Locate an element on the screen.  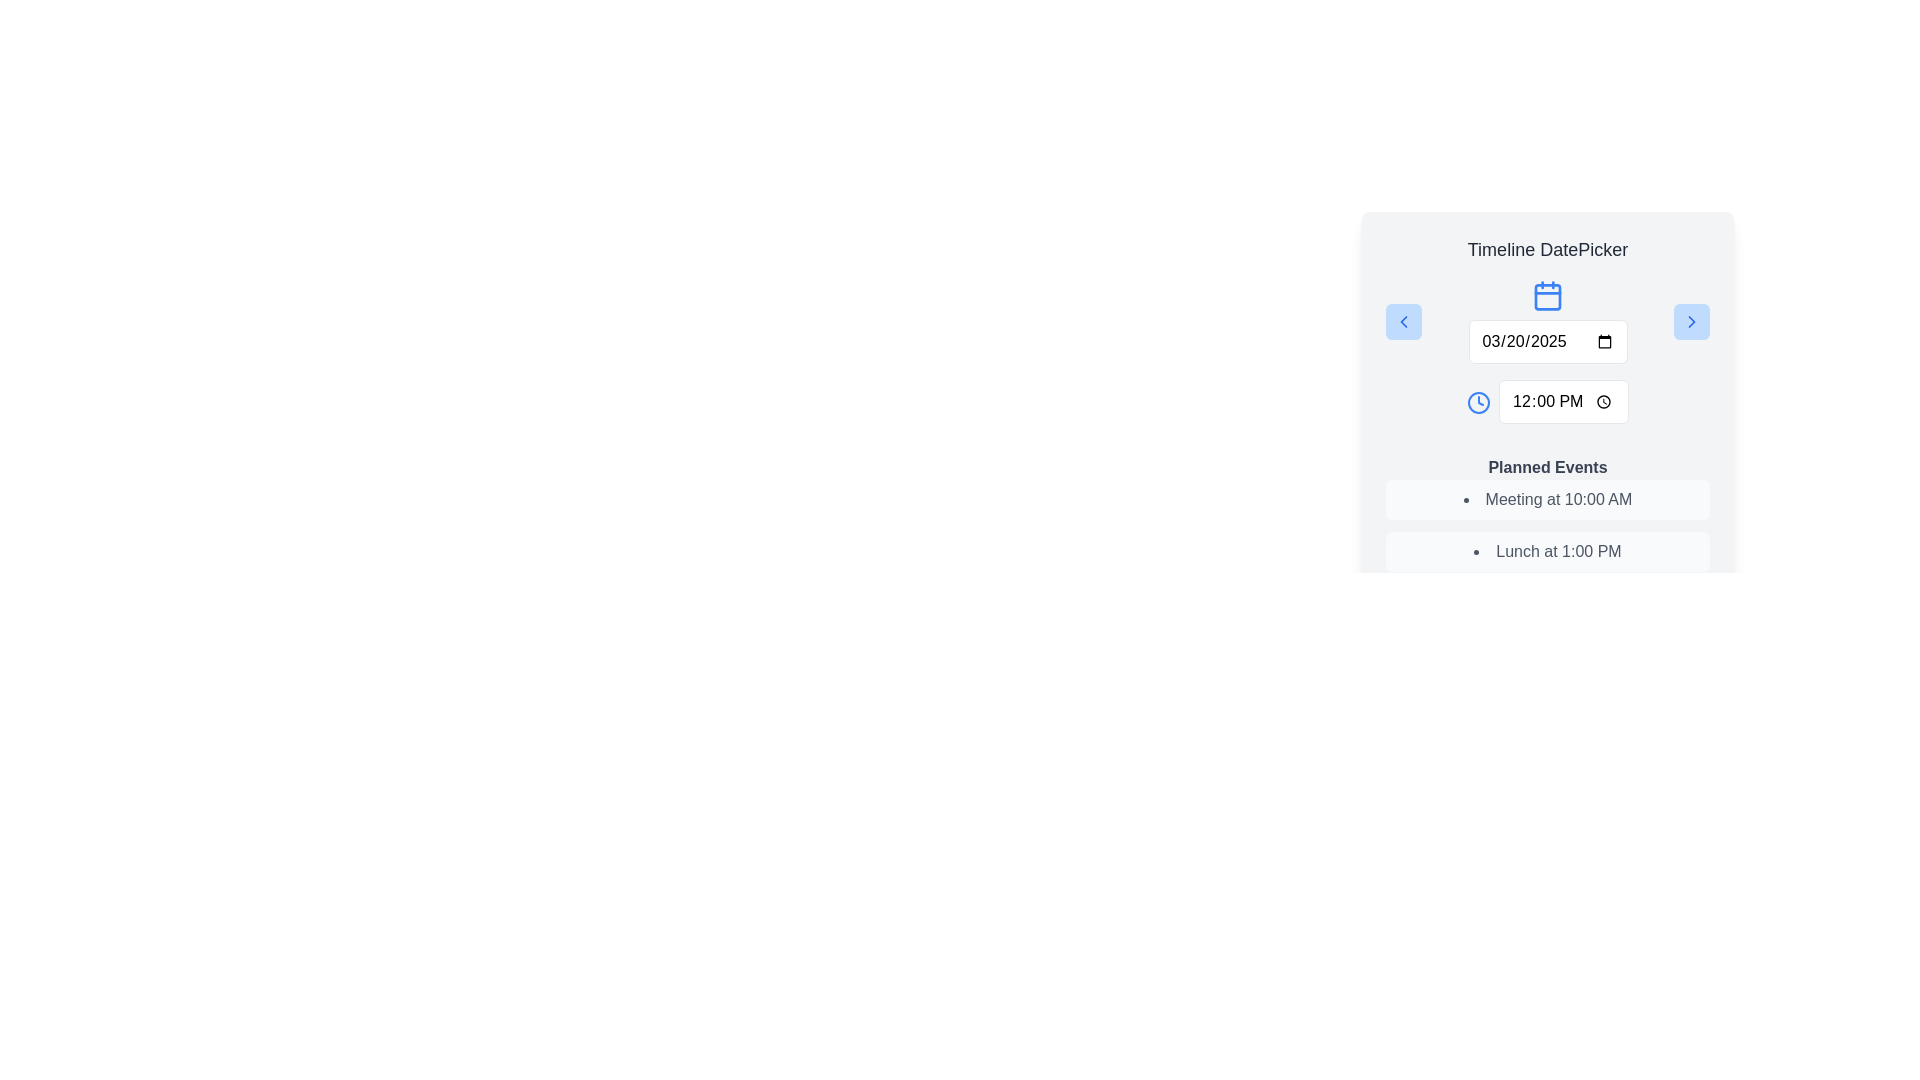
the static text displaying the details of the scheduled meeting at 10:00 AM, which is the first item in the vertical list of planned events below the 'Planned Events' heading is located at coordinates (1547, 499).